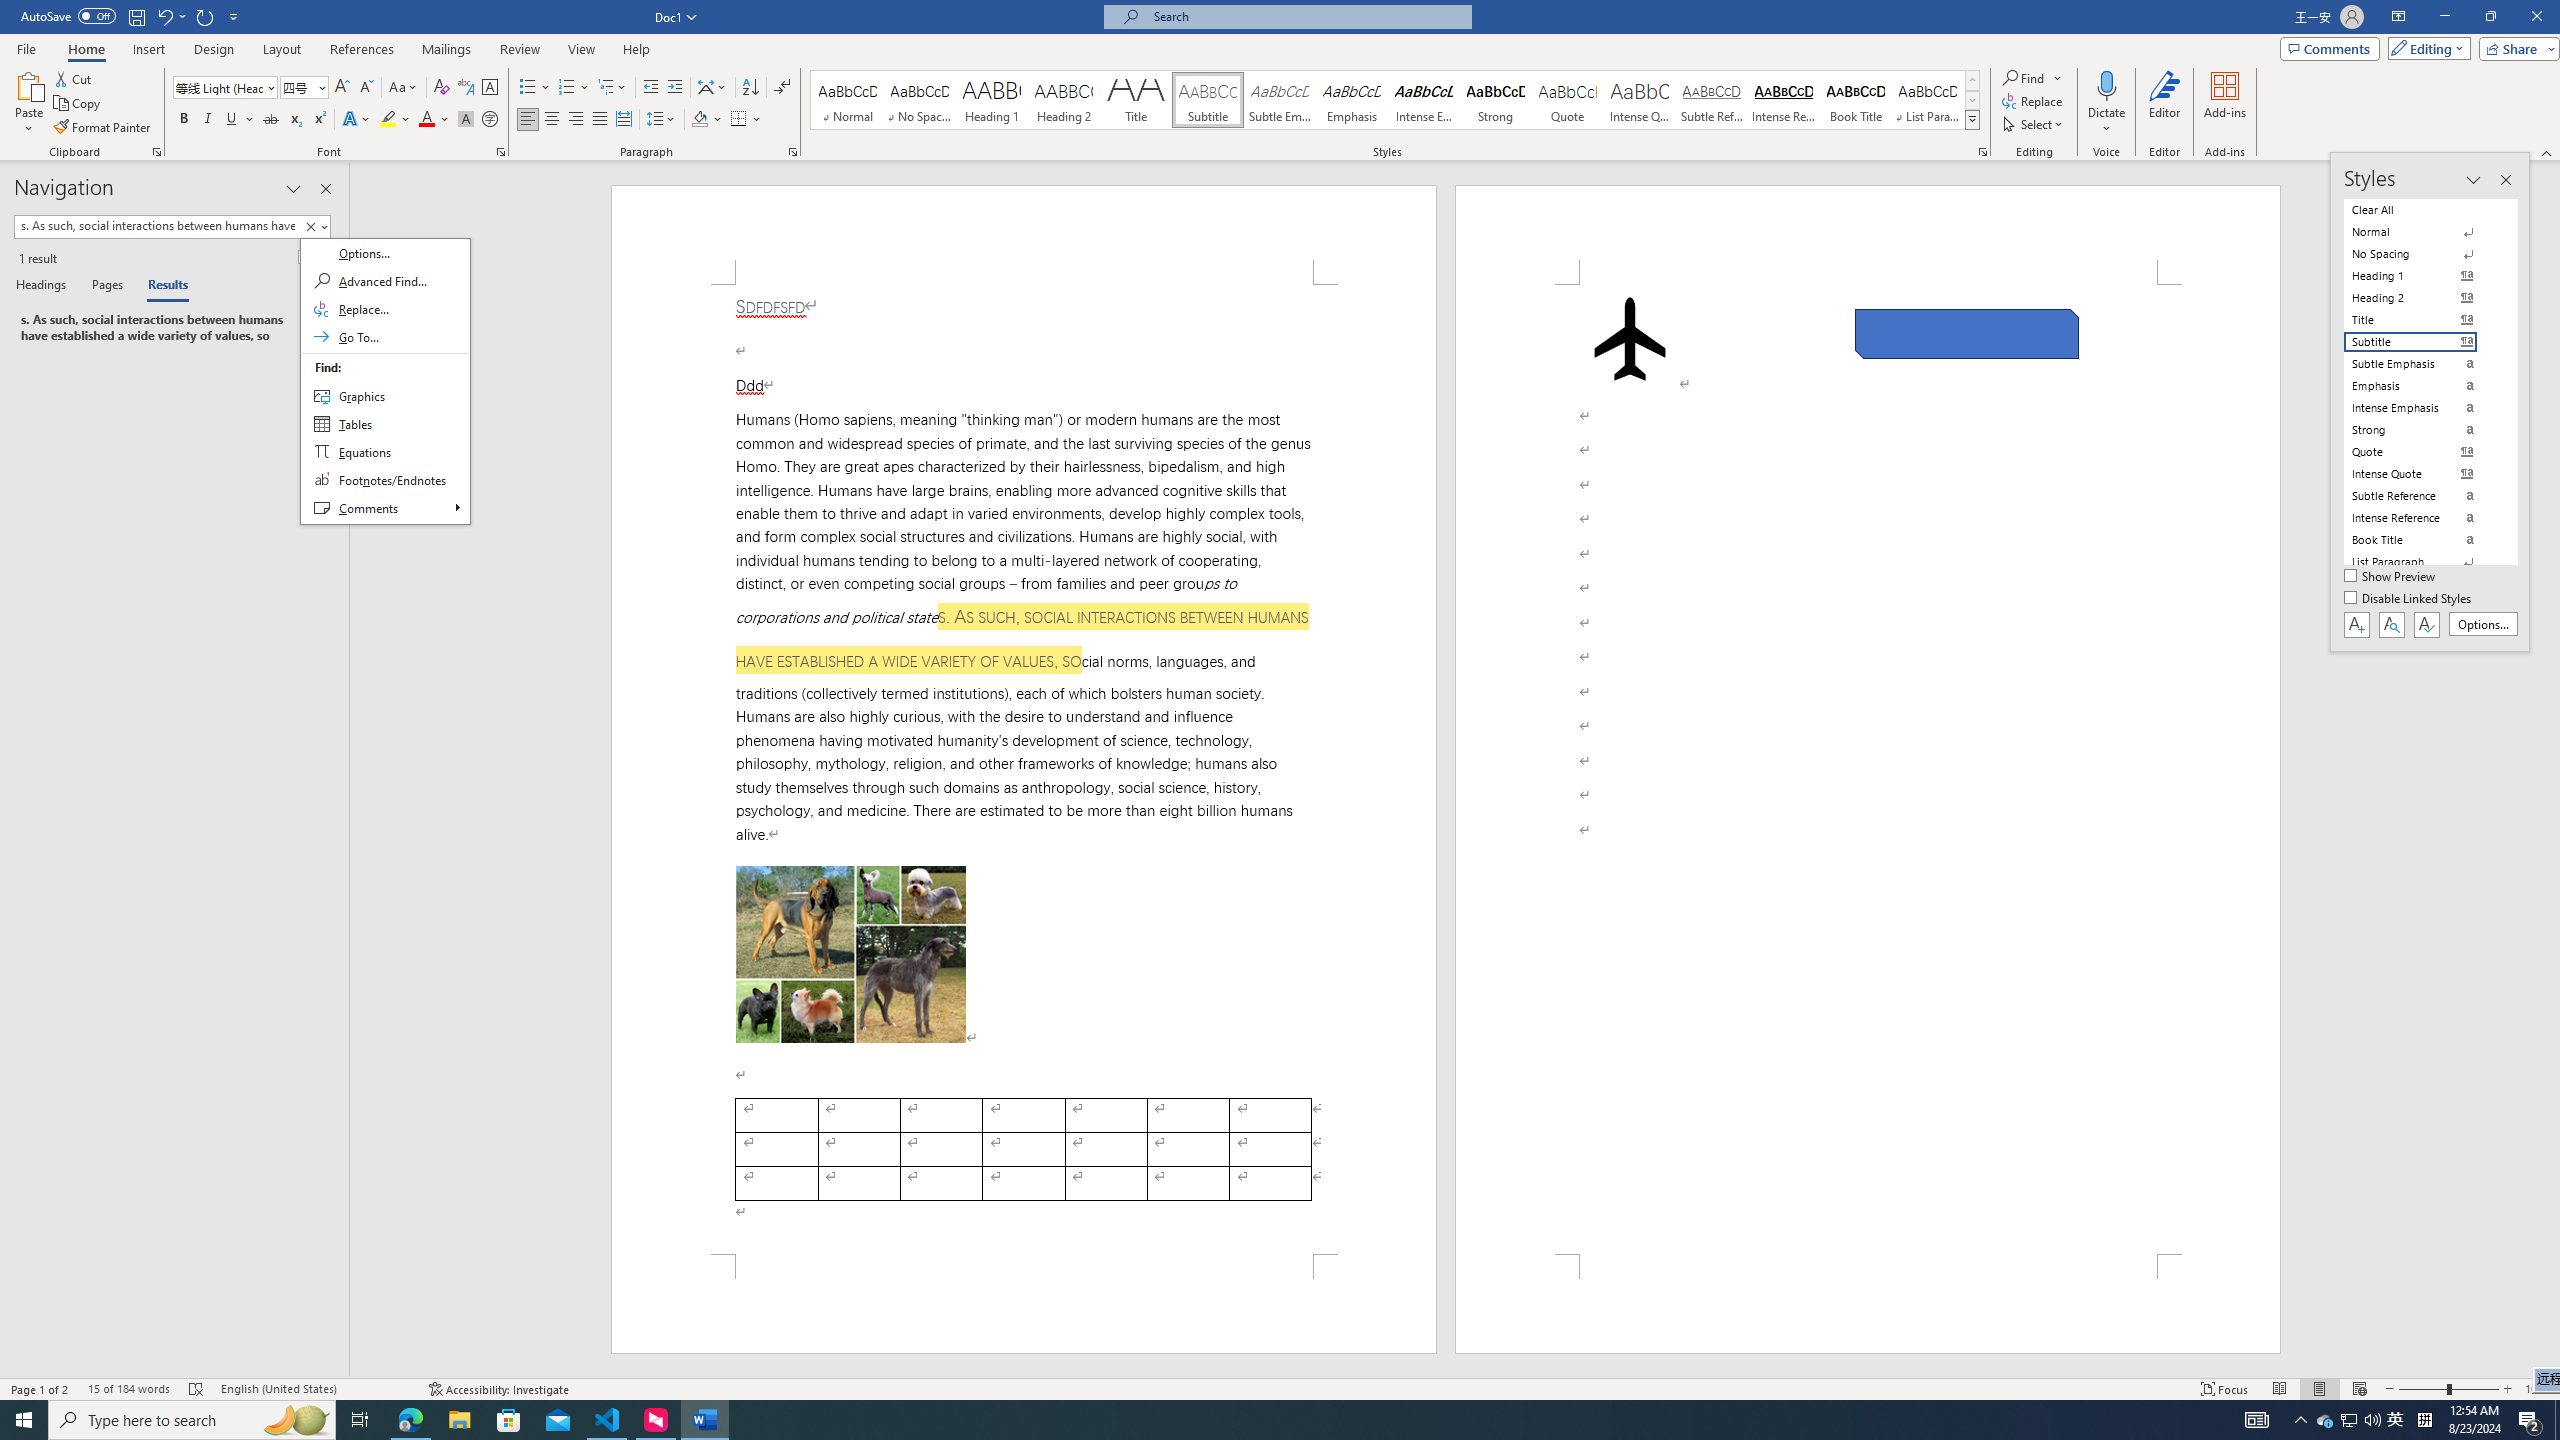 Image resolution: width=2560 pixels, height=1440 pixels. I want to click on 'Shrink Font', so click(366, 87).